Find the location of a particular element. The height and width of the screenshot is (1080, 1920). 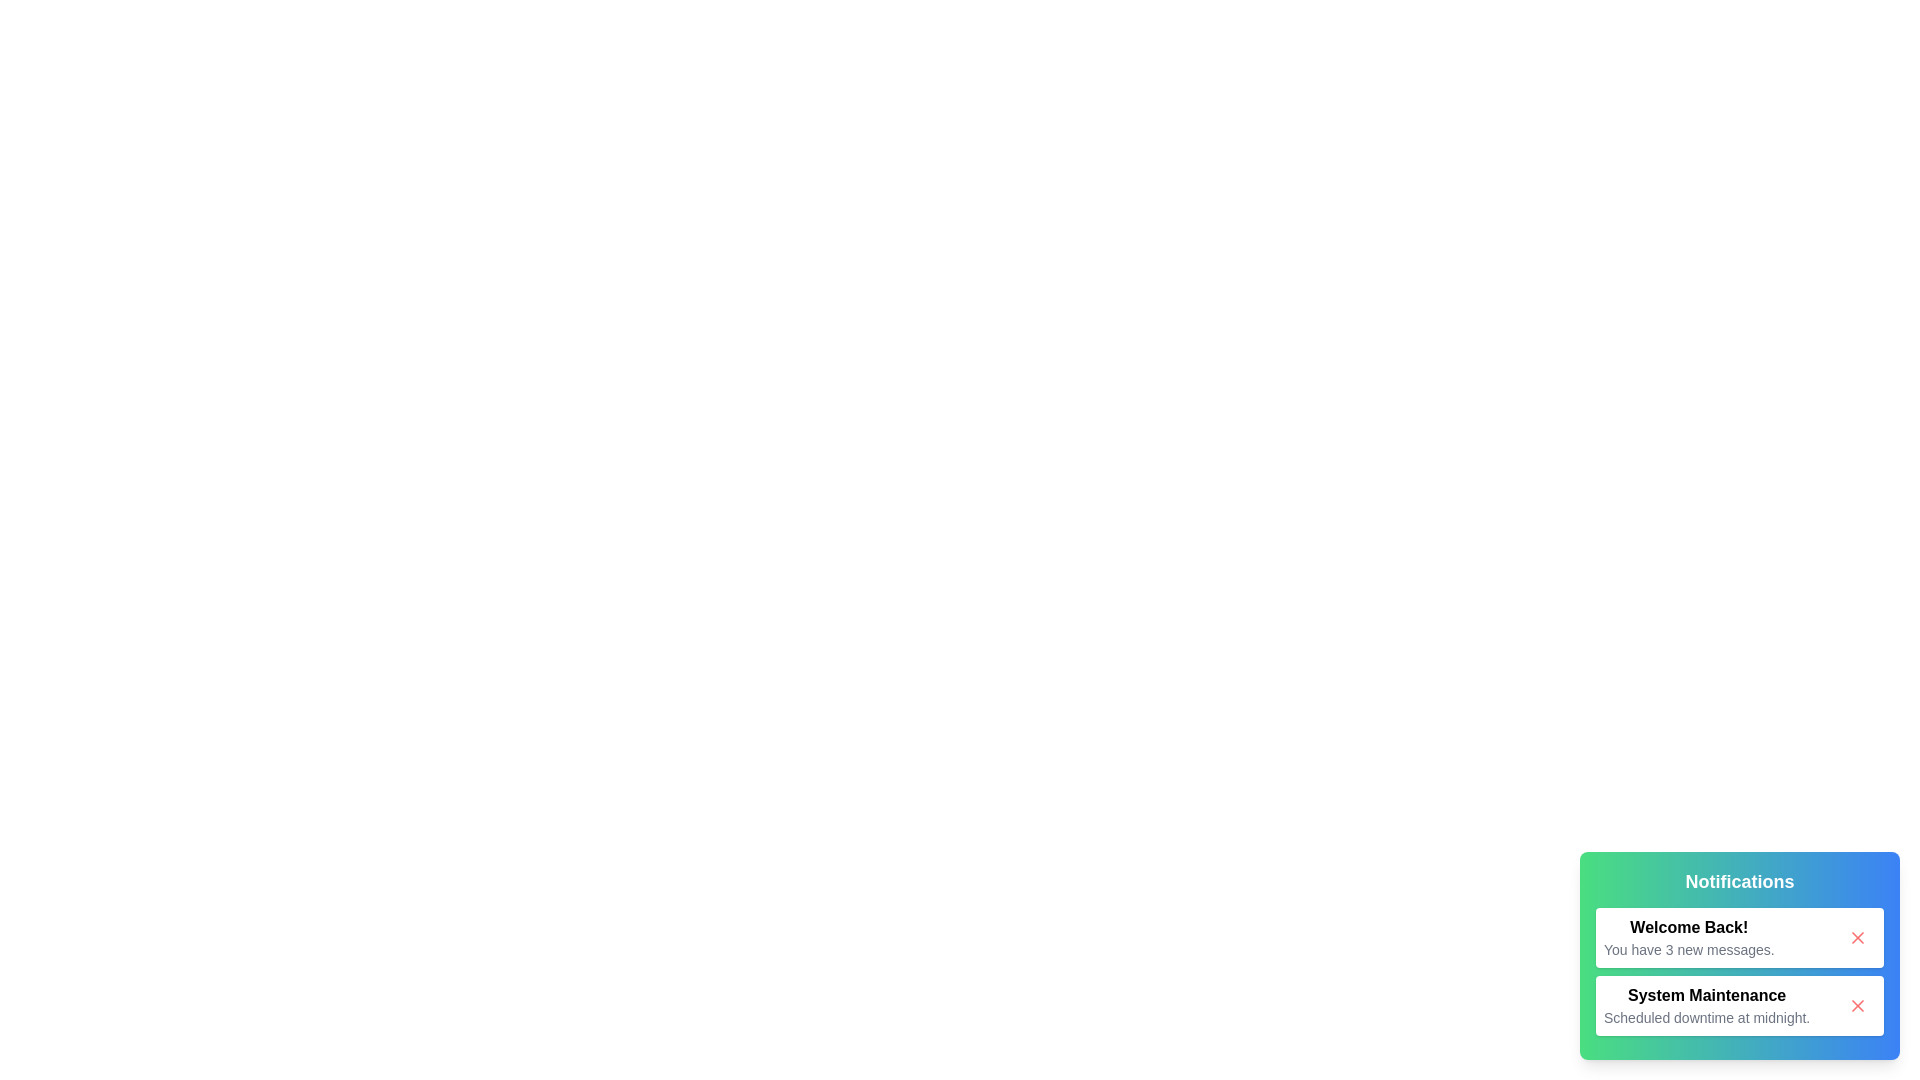

the close button of the notification panel is located at coordinates (1856, 937).